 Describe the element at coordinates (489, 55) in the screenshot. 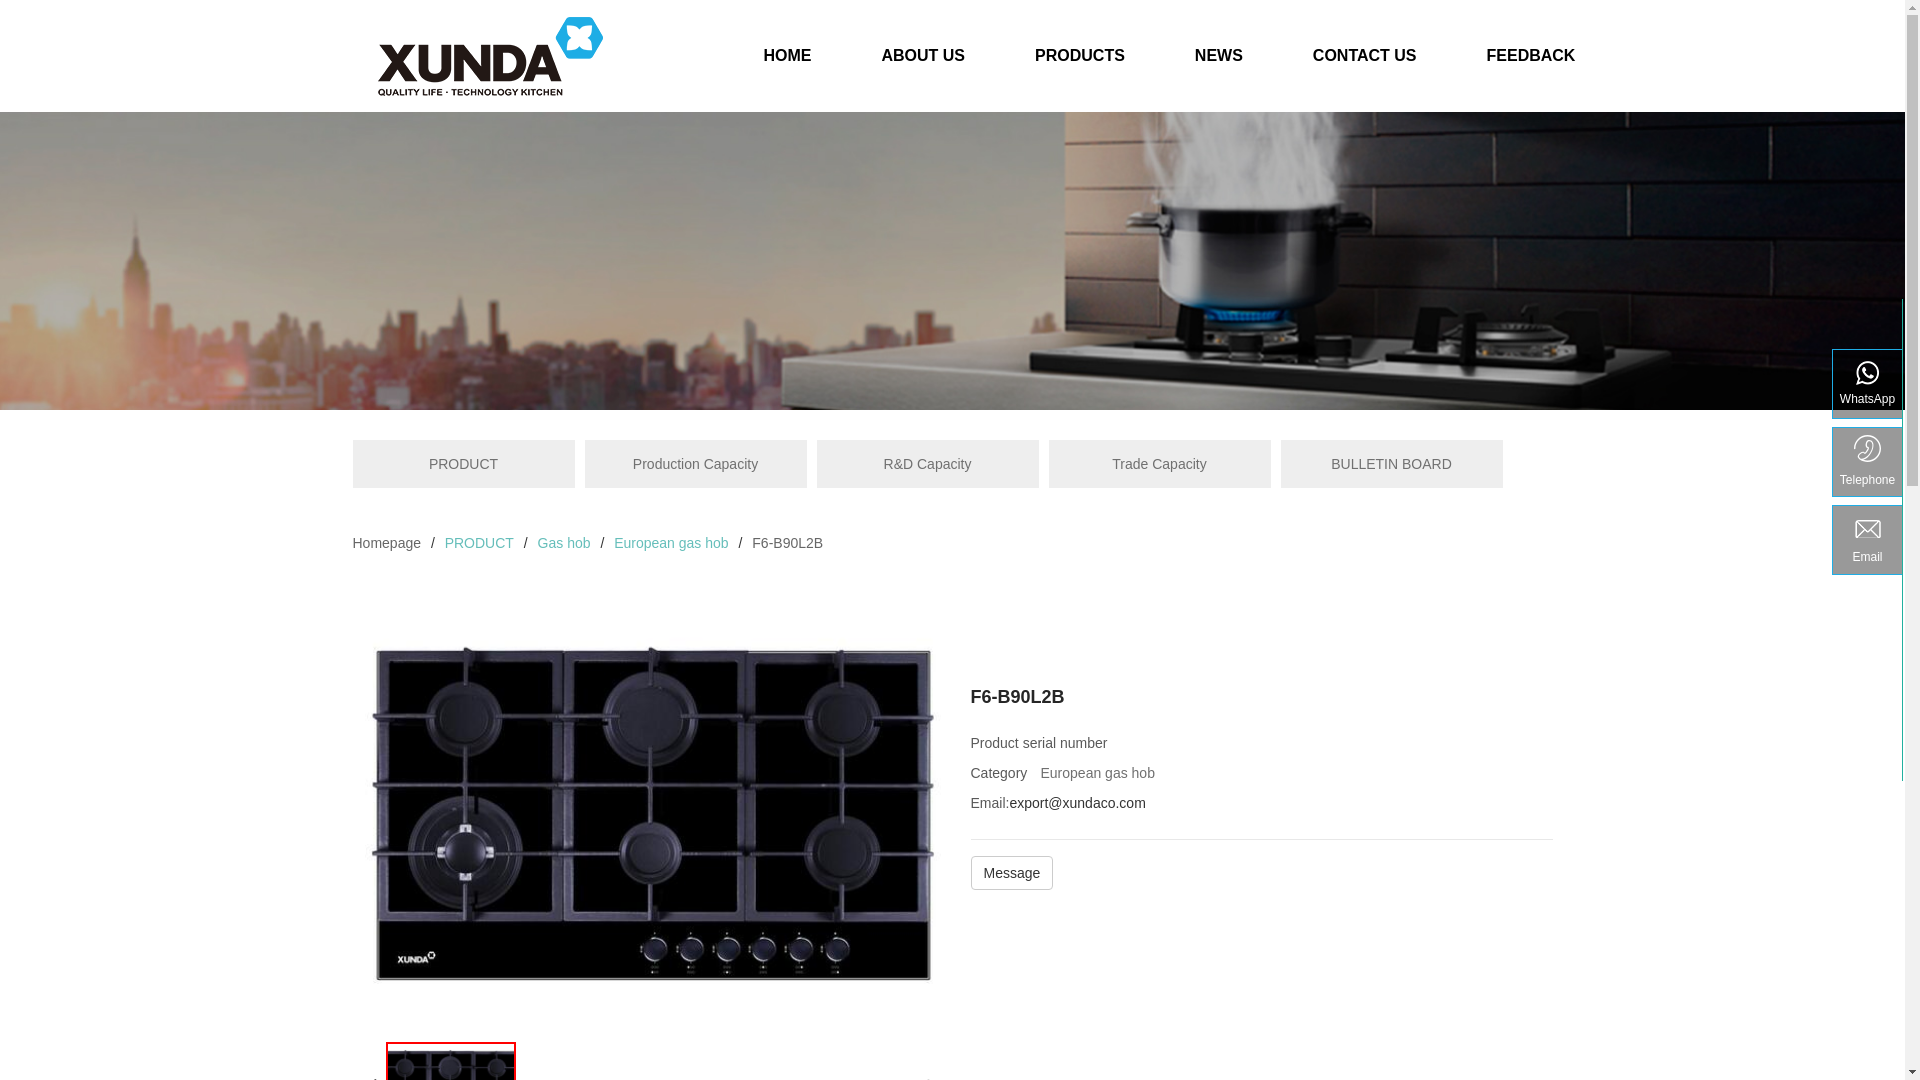

I see `'	Xunda Science & Technology Group Co., Ltd.'` at that location.